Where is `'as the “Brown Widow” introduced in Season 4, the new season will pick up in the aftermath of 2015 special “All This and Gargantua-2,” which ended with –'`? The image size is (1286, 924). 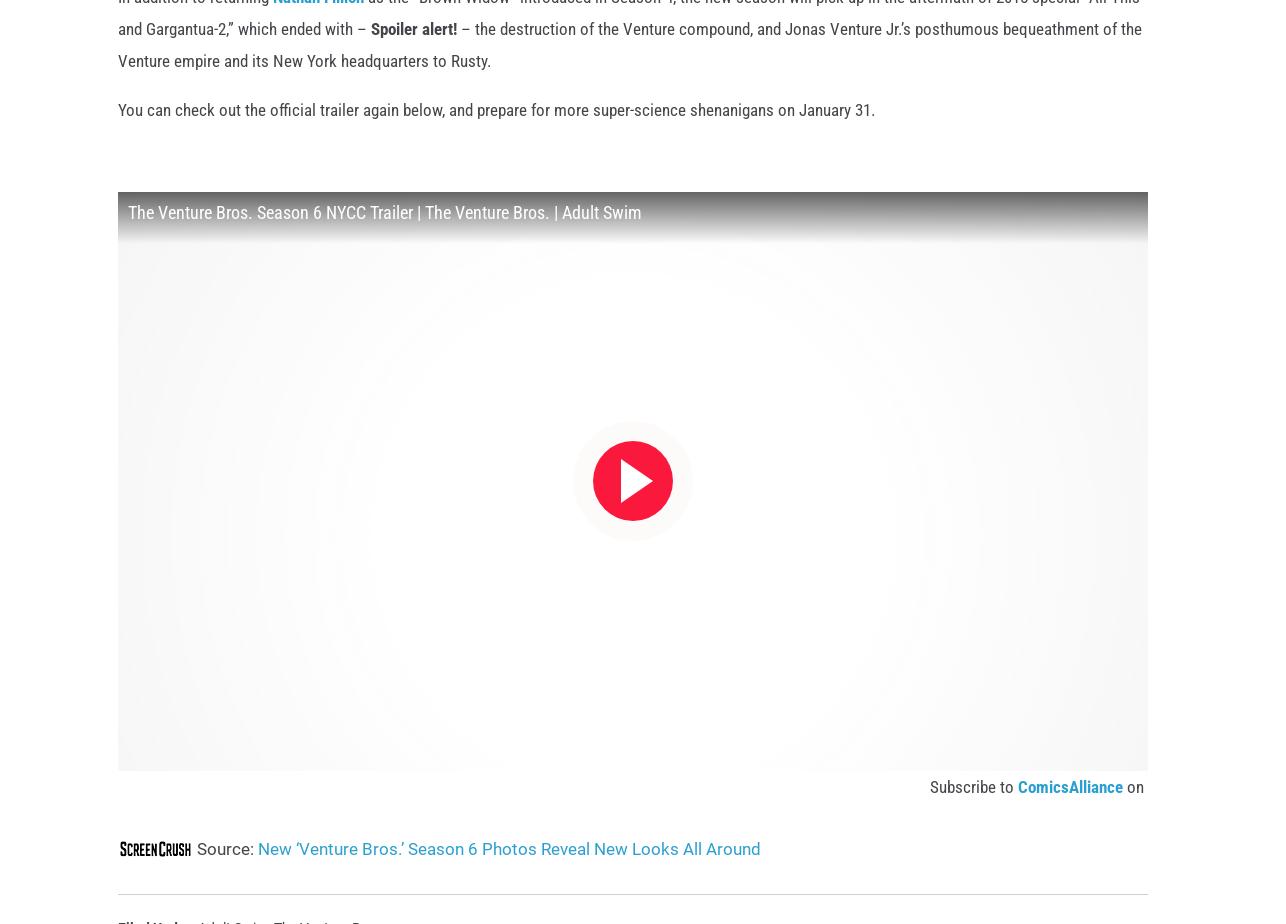 'as the “Brown Widow” introduced in Season 4, the new season will pick up in the aftermath of 2015 special “All This and Gargantua-2,” which ended with –' is located at coordinates (627, 43).